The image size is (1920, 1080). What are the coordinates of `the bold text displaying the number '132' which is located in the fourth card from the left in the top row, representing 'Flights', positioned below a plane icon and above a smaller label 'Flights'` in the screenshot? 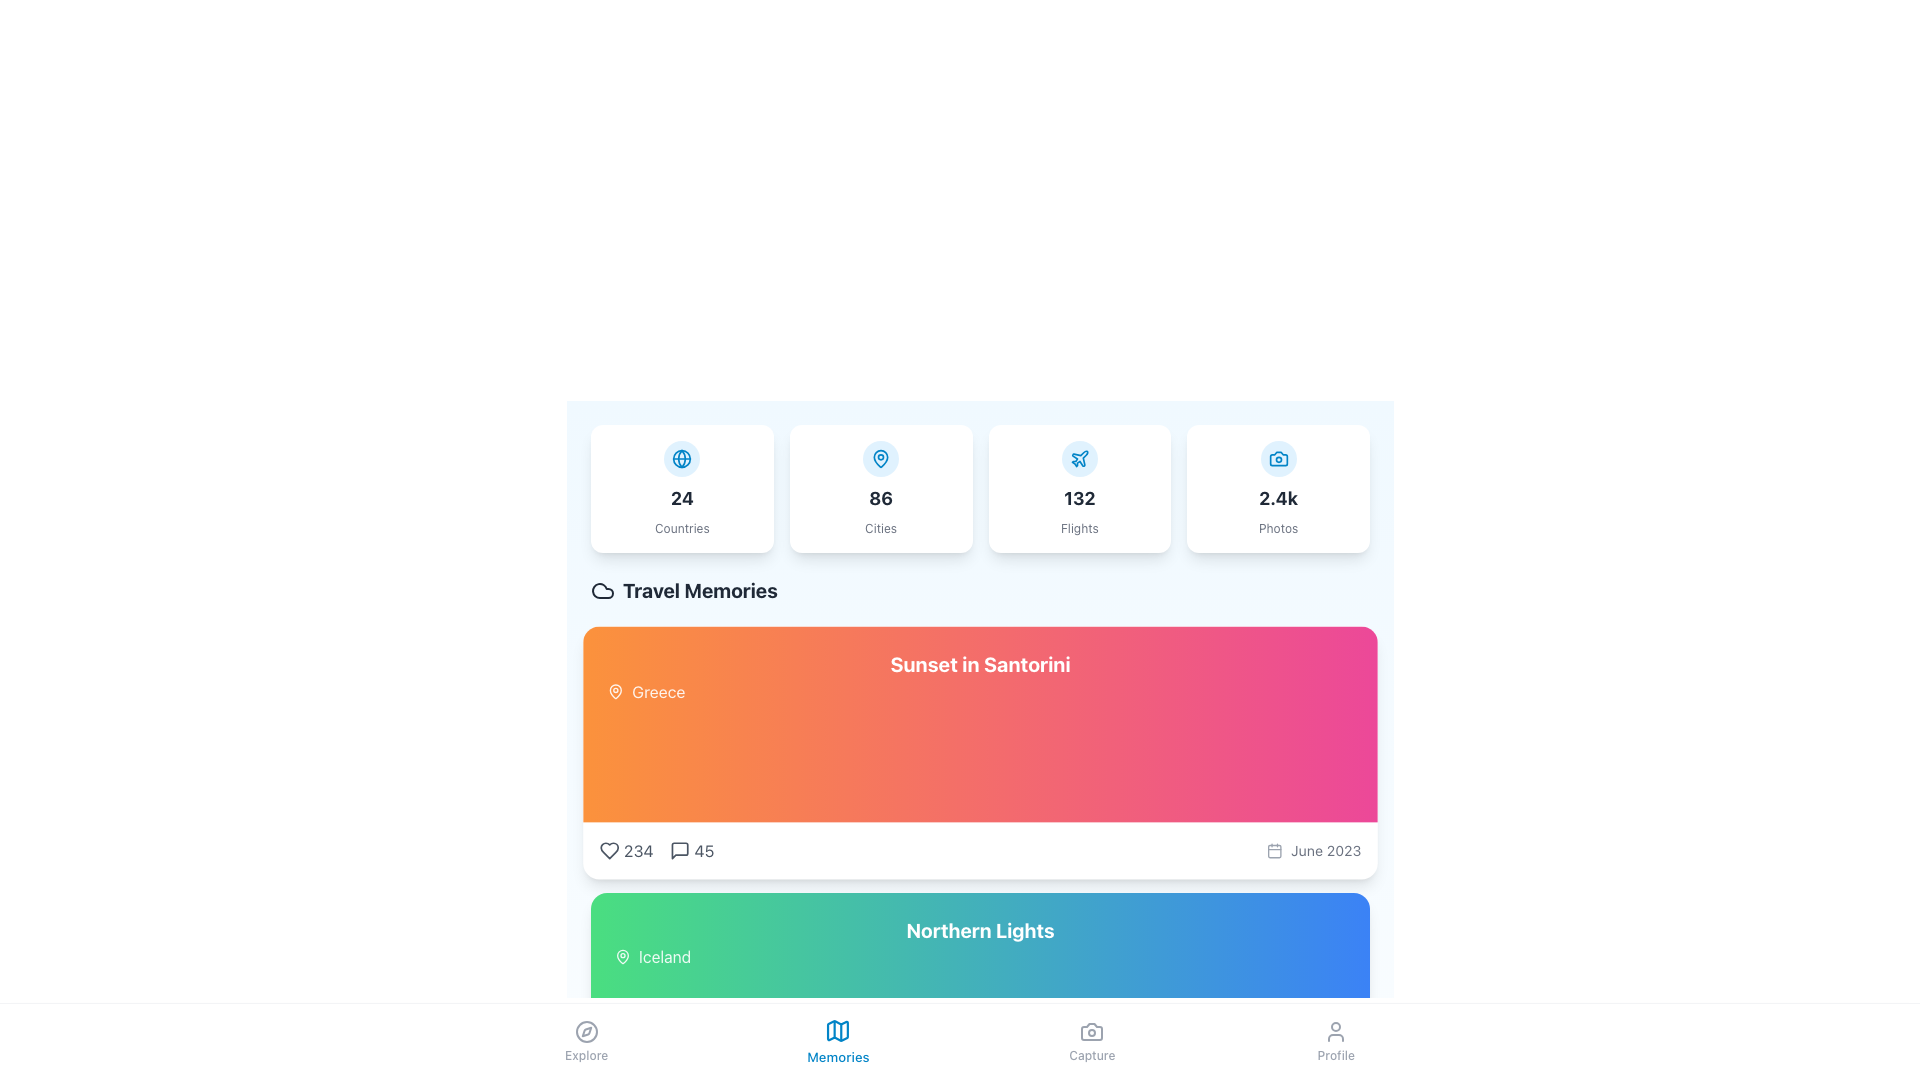 It's located at (1078, 497).